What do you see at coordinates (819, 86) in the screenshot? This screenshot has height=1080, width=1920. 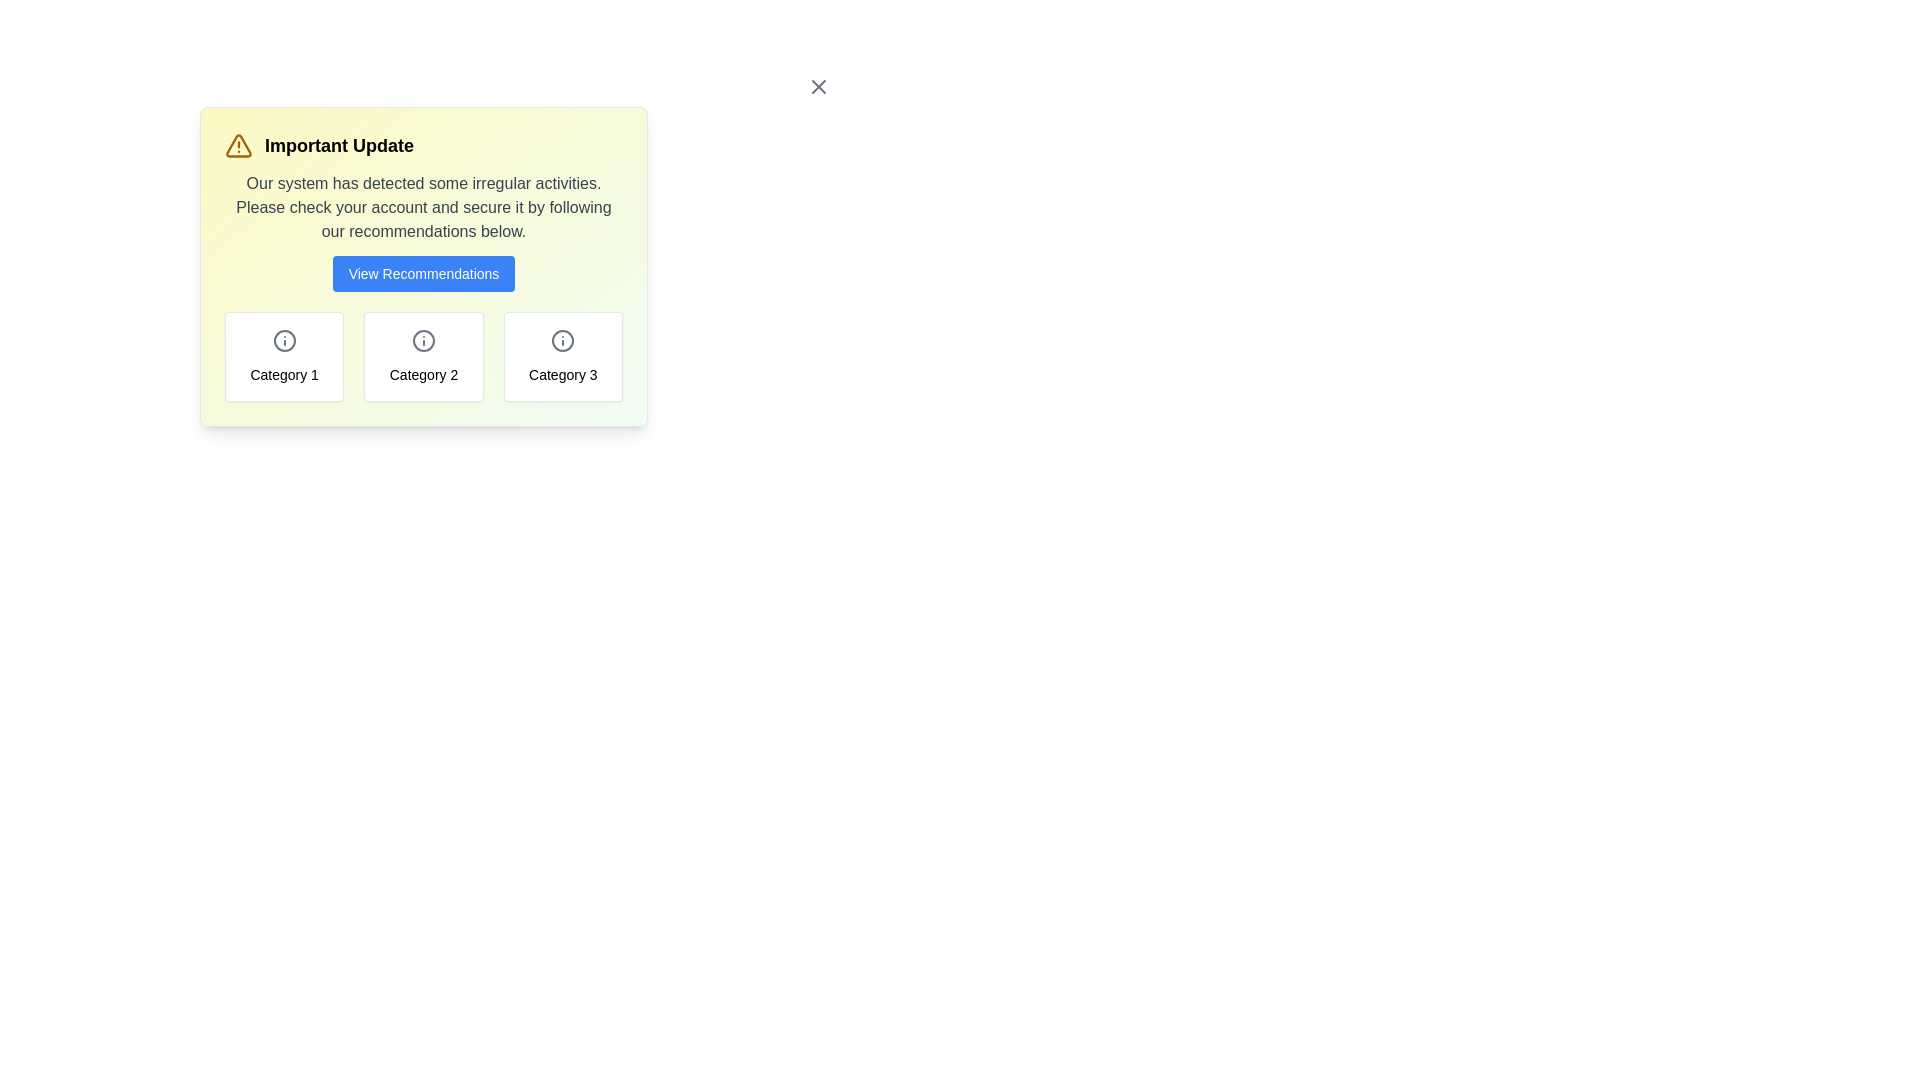 I see `the close button to dismiss the alert` at bounding box center [819, 86].